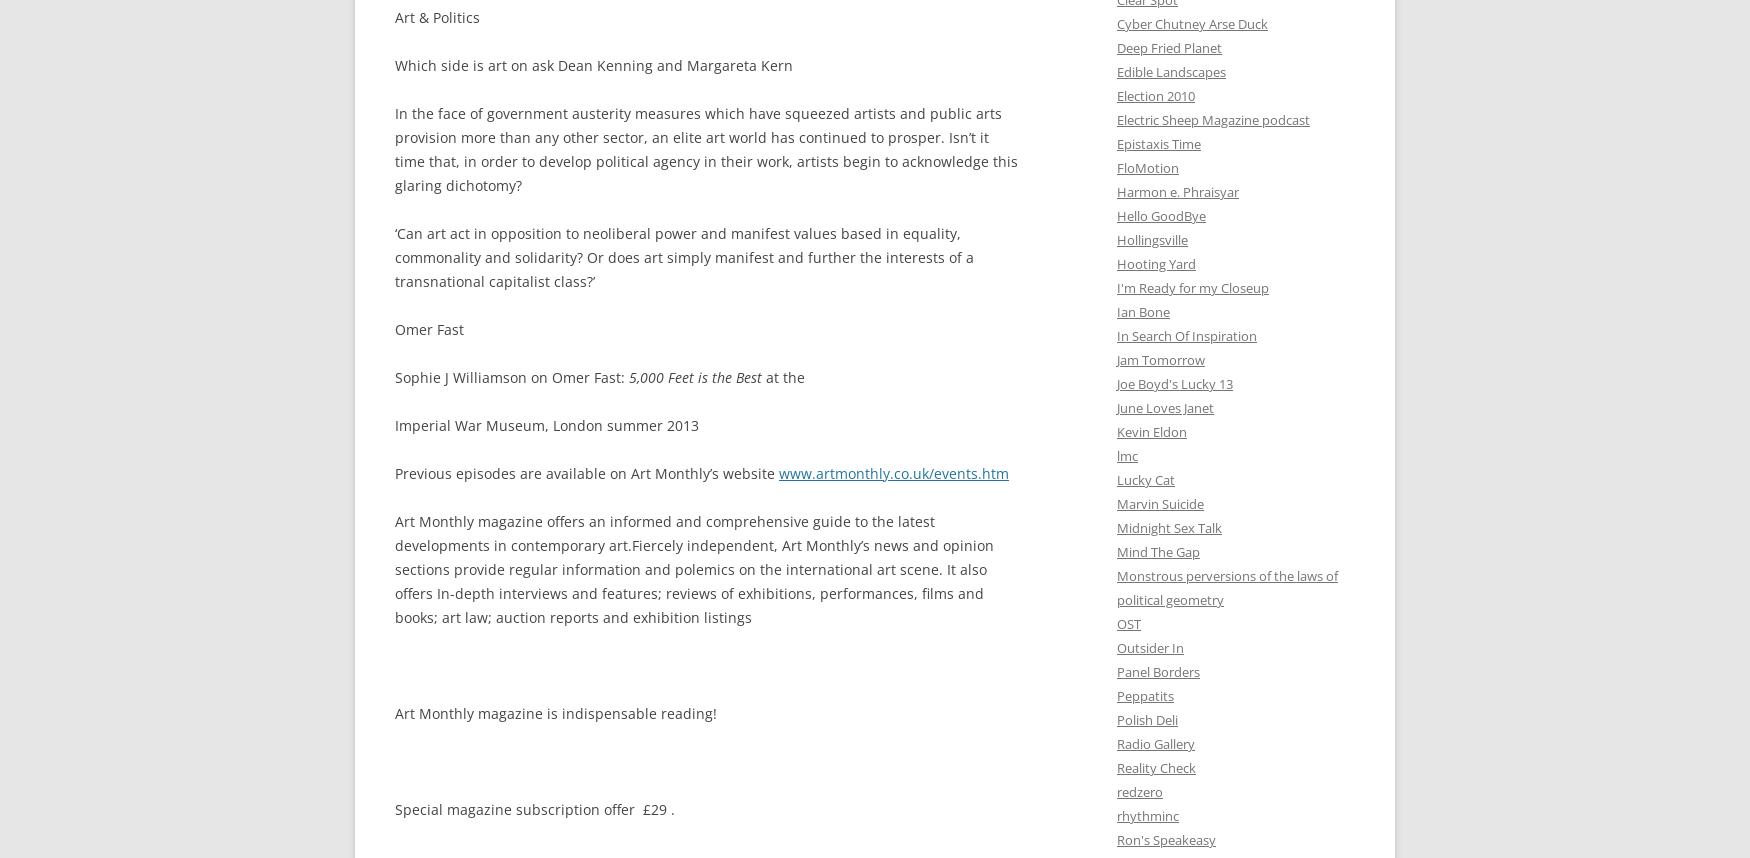 This screenshot has height=858, width=1750. Describe the element at coordinates (1157, 670) in the screenshot. I see `'Panel Borders'` at that location.